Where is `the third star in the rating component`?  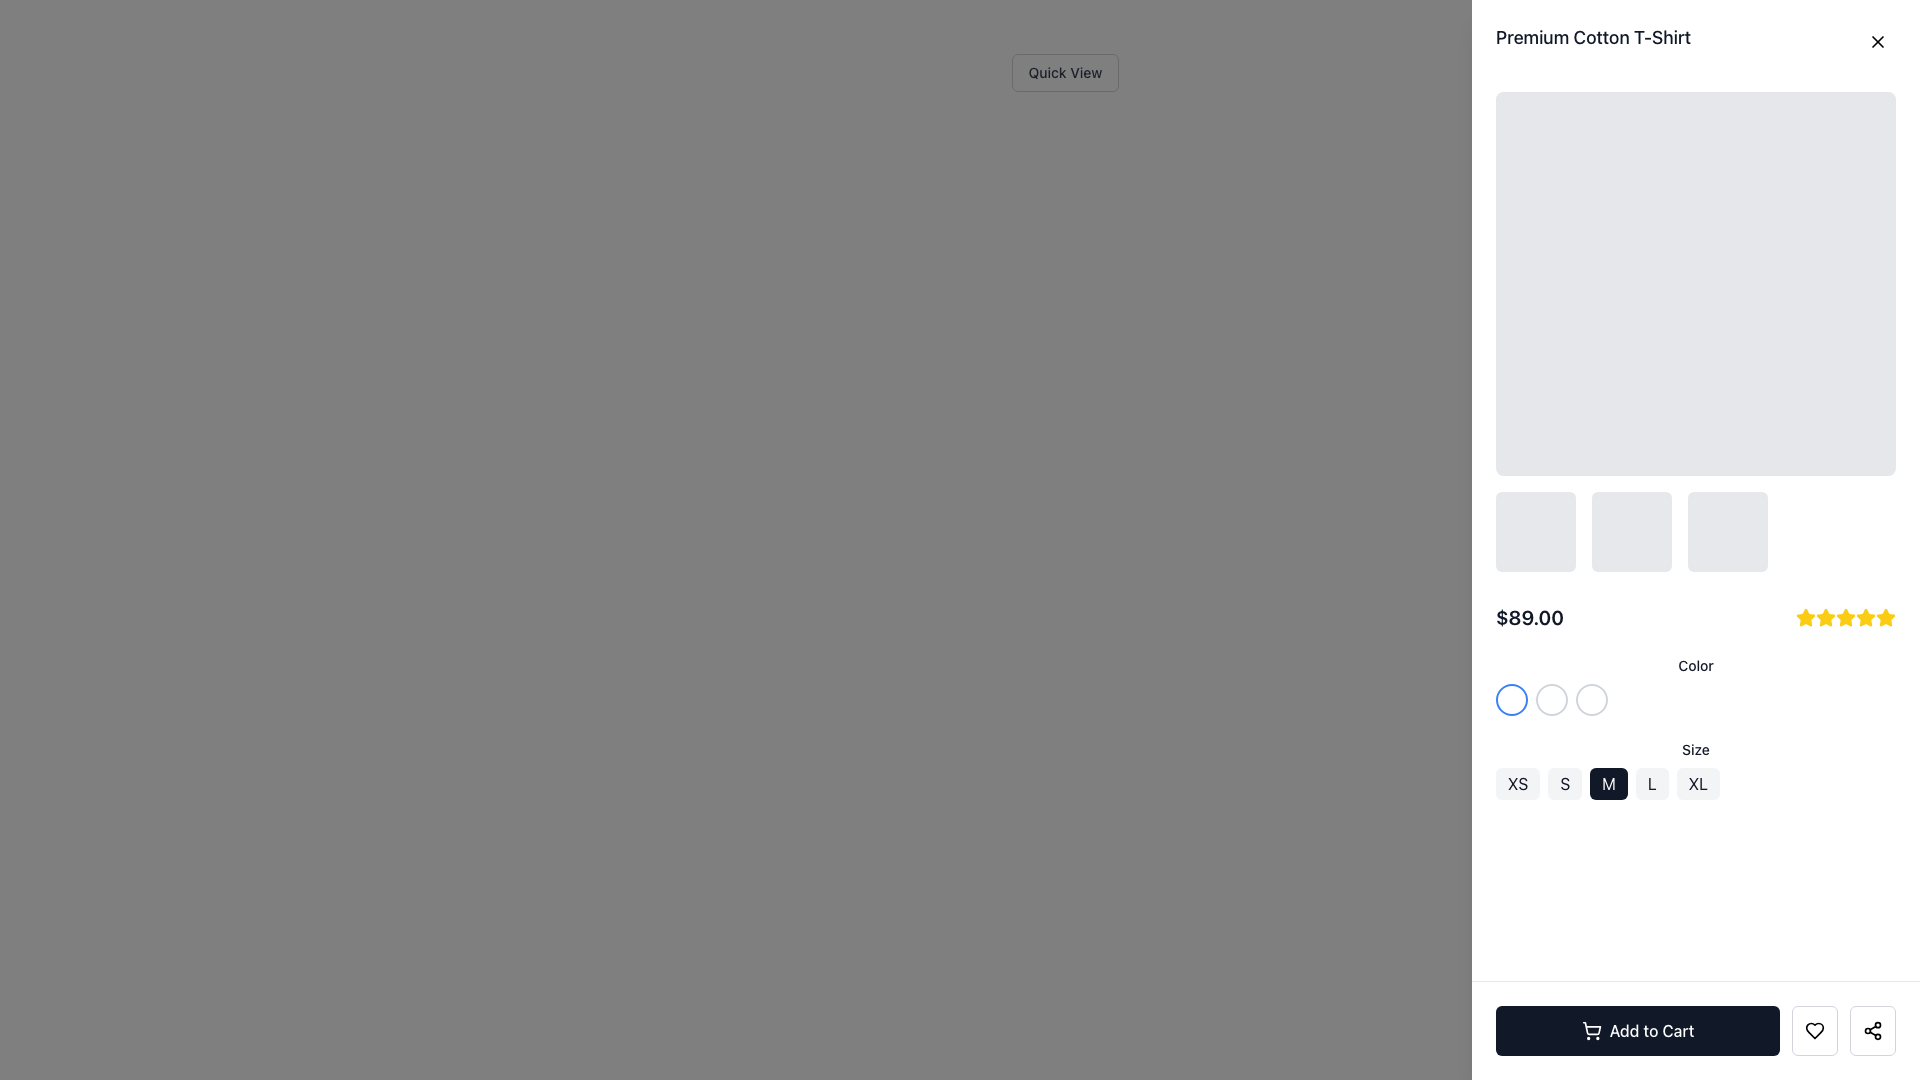 the third star in the rating component is located at coordinates (1825, 616).